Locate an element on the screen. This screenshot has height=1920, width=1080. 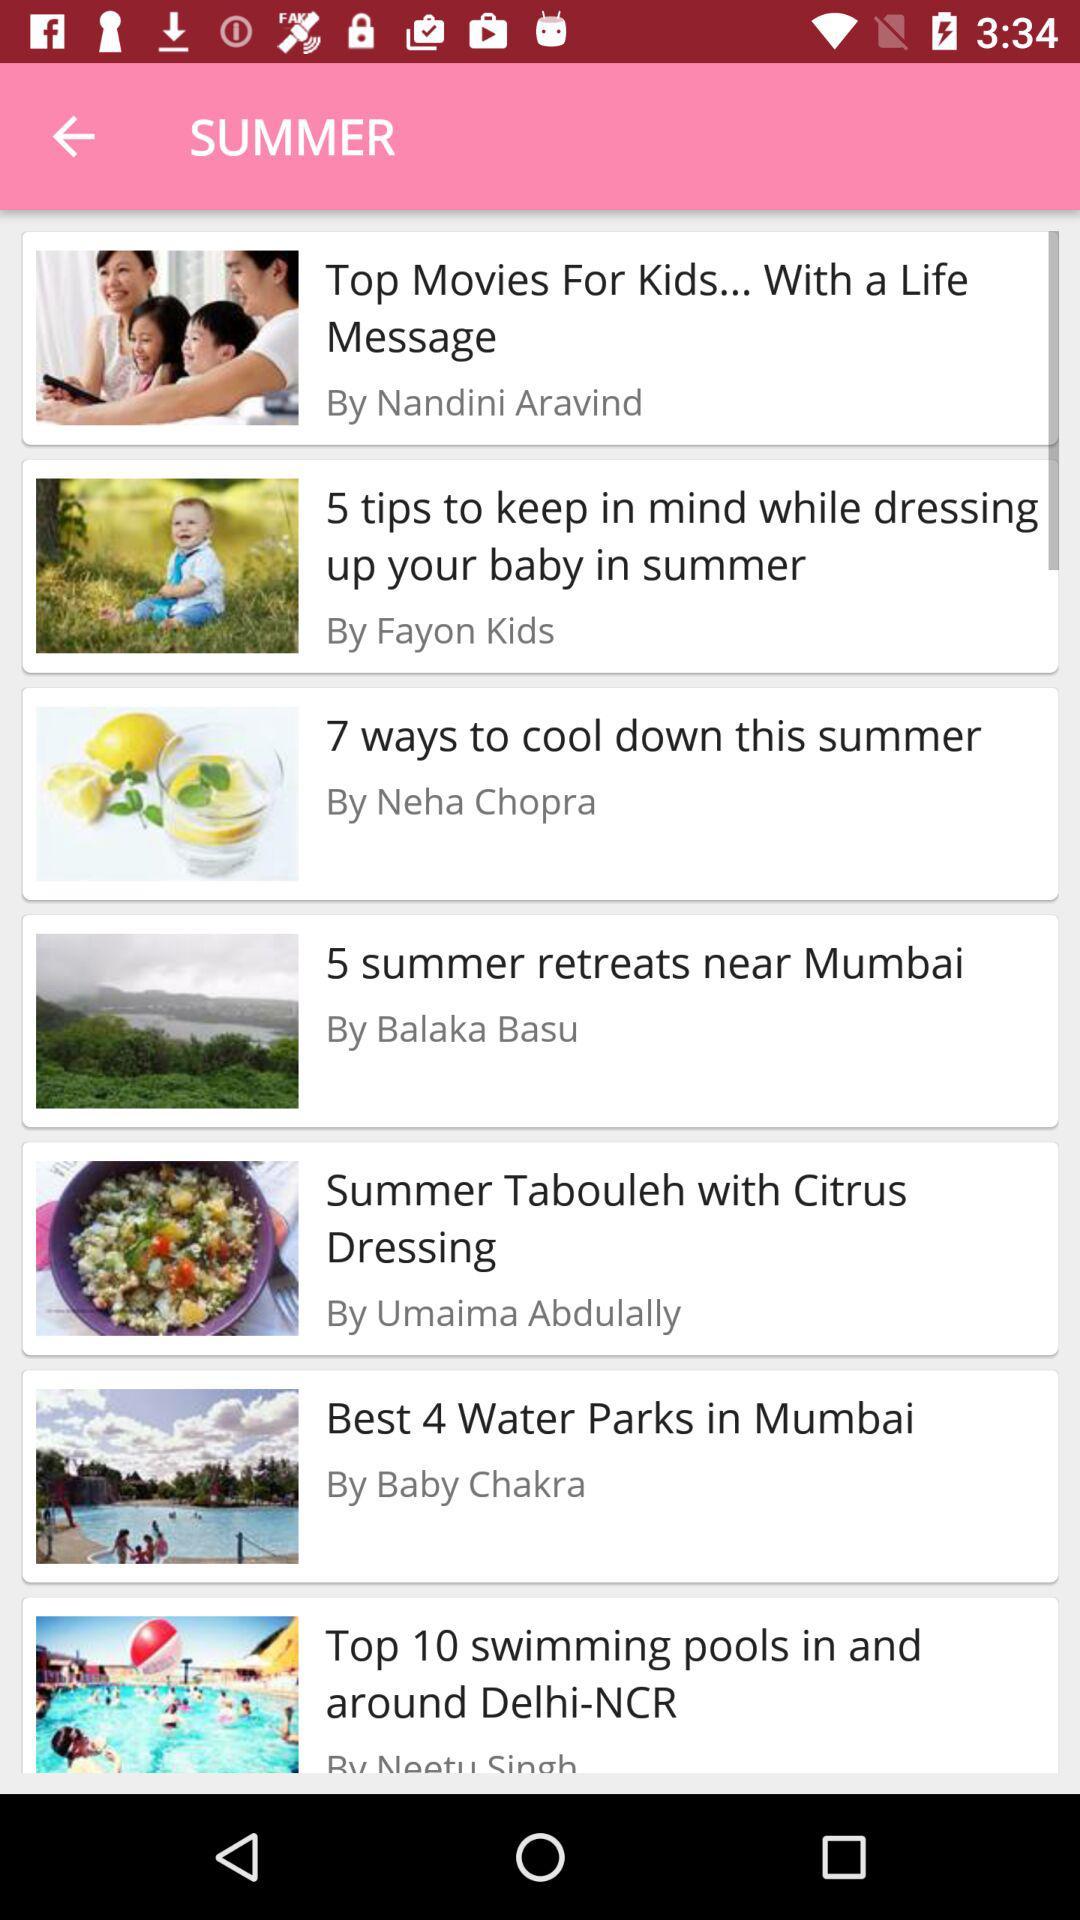
the summer tabouleh with icon is located at coordinates (684, 1216).